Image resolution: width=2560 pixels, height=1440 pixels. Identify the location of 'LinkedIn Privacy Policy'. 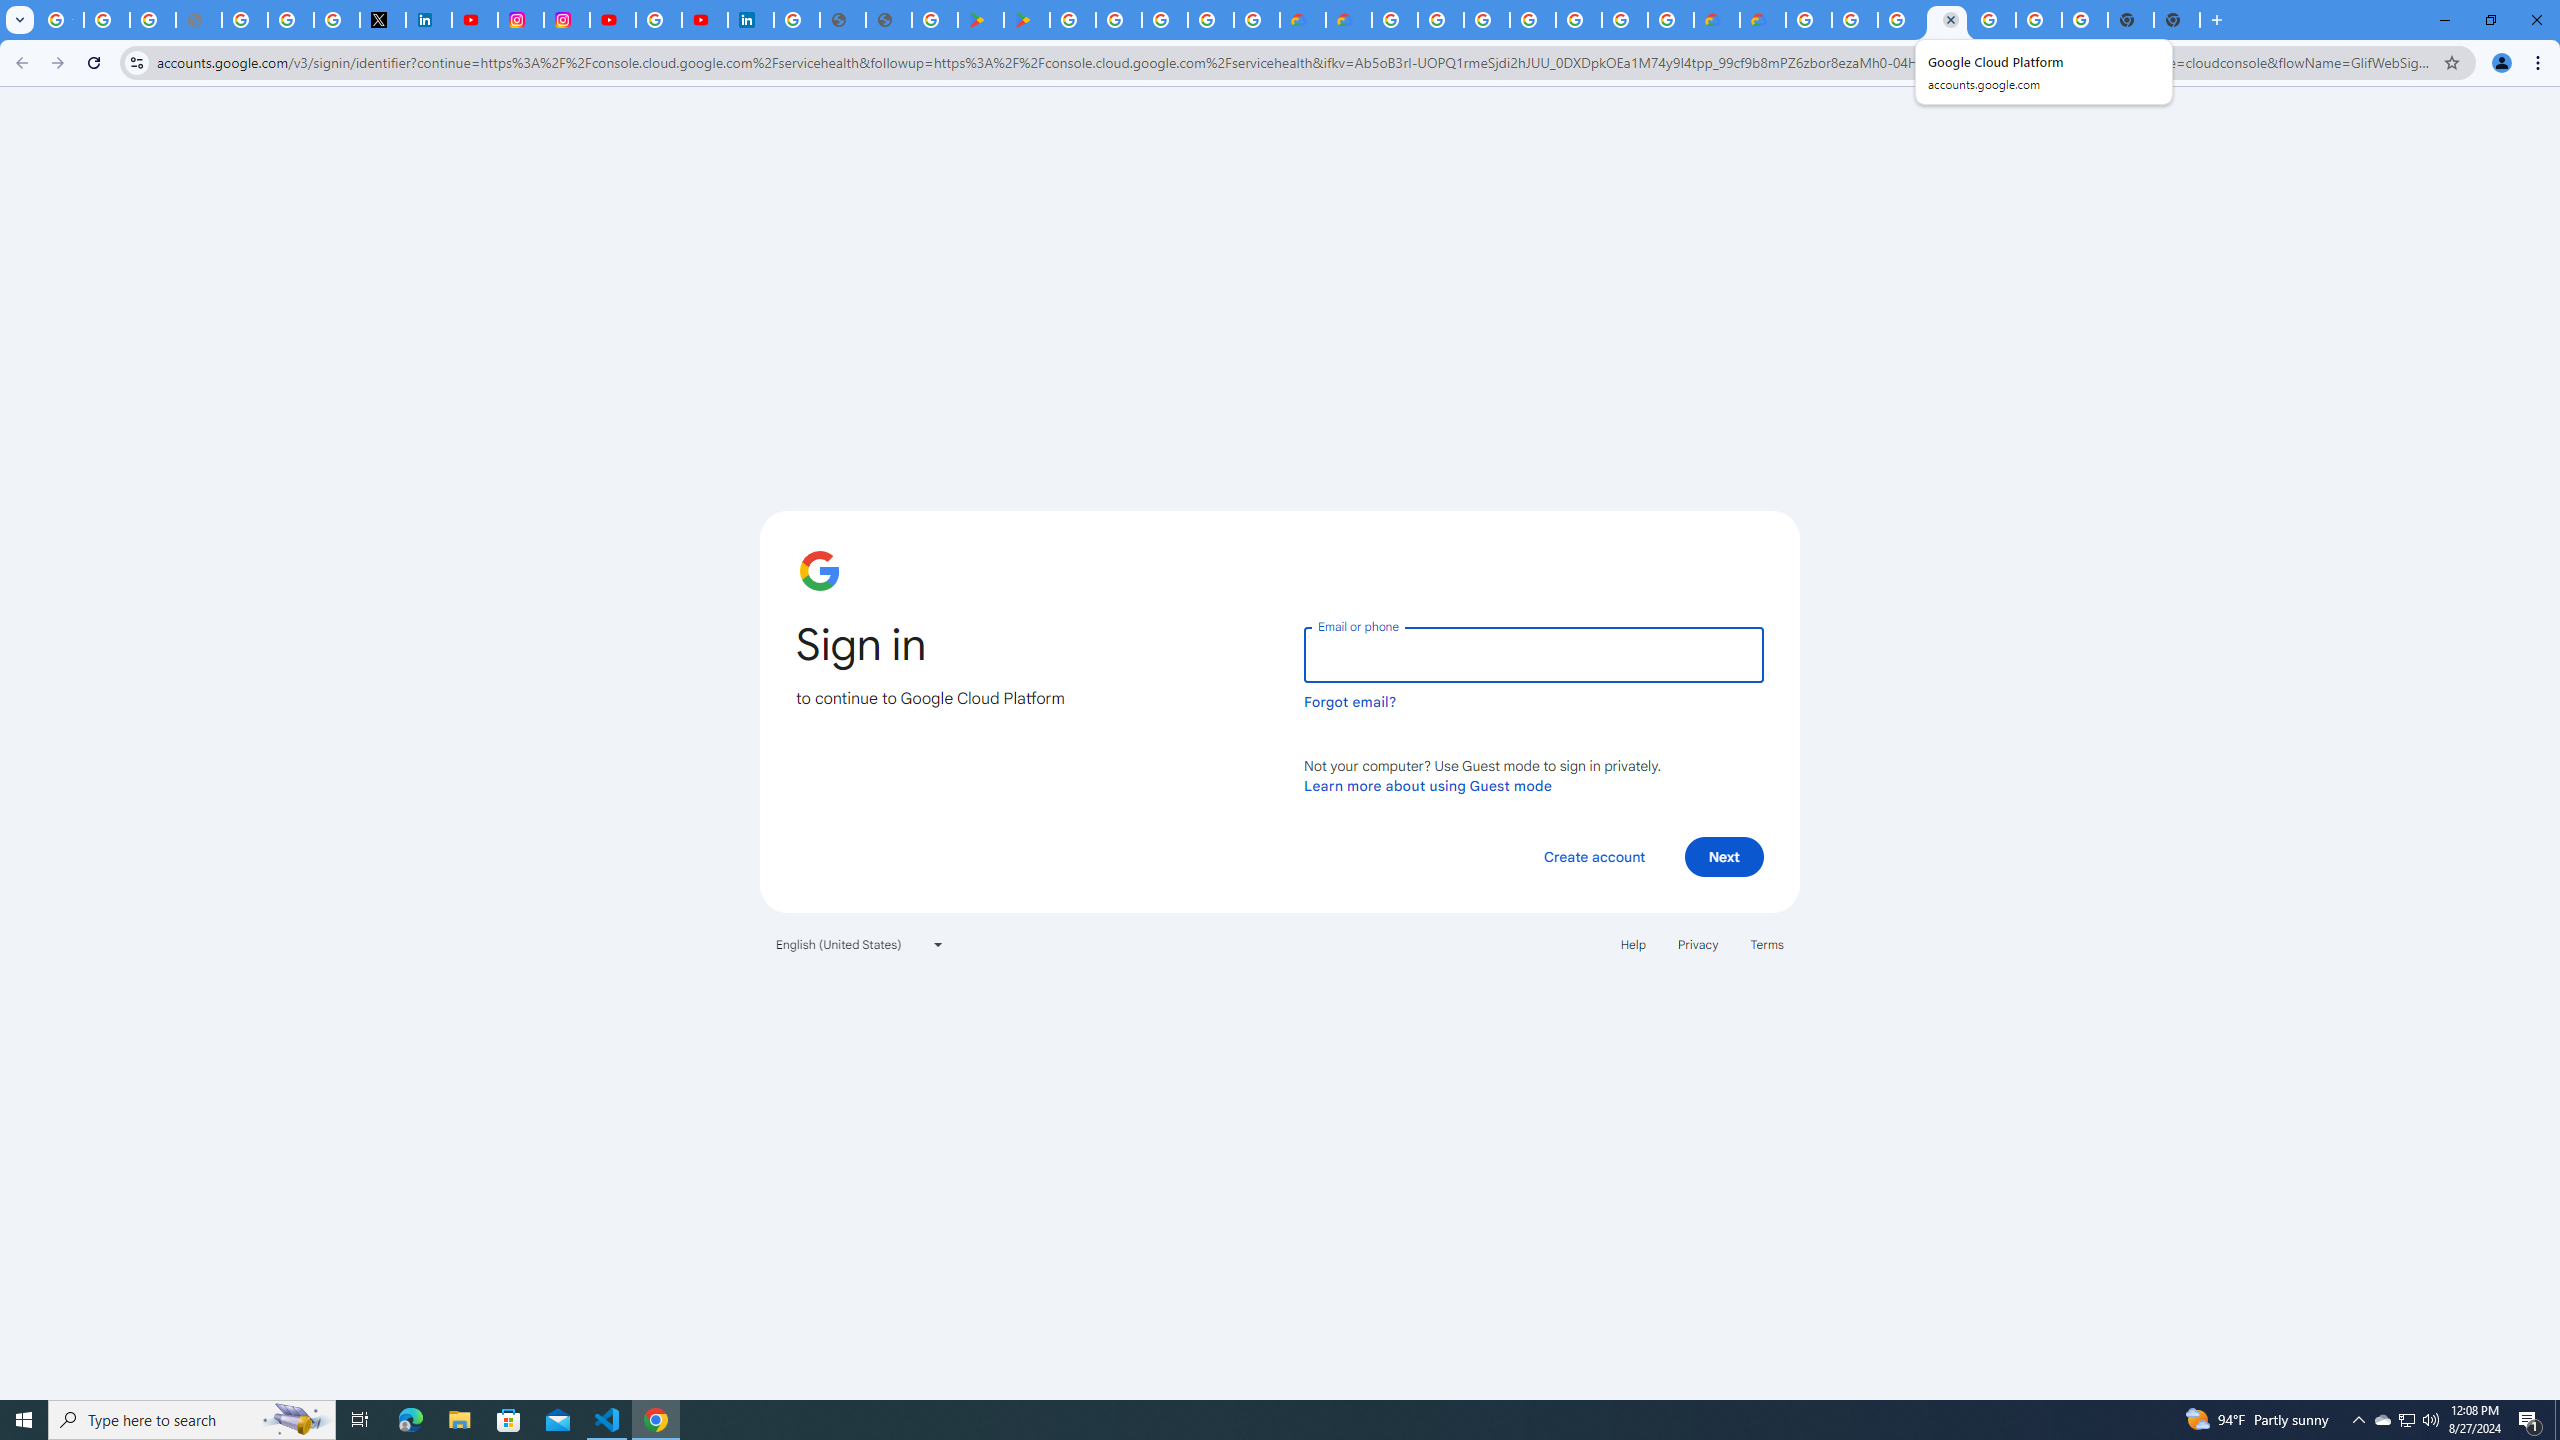
(428, 19).